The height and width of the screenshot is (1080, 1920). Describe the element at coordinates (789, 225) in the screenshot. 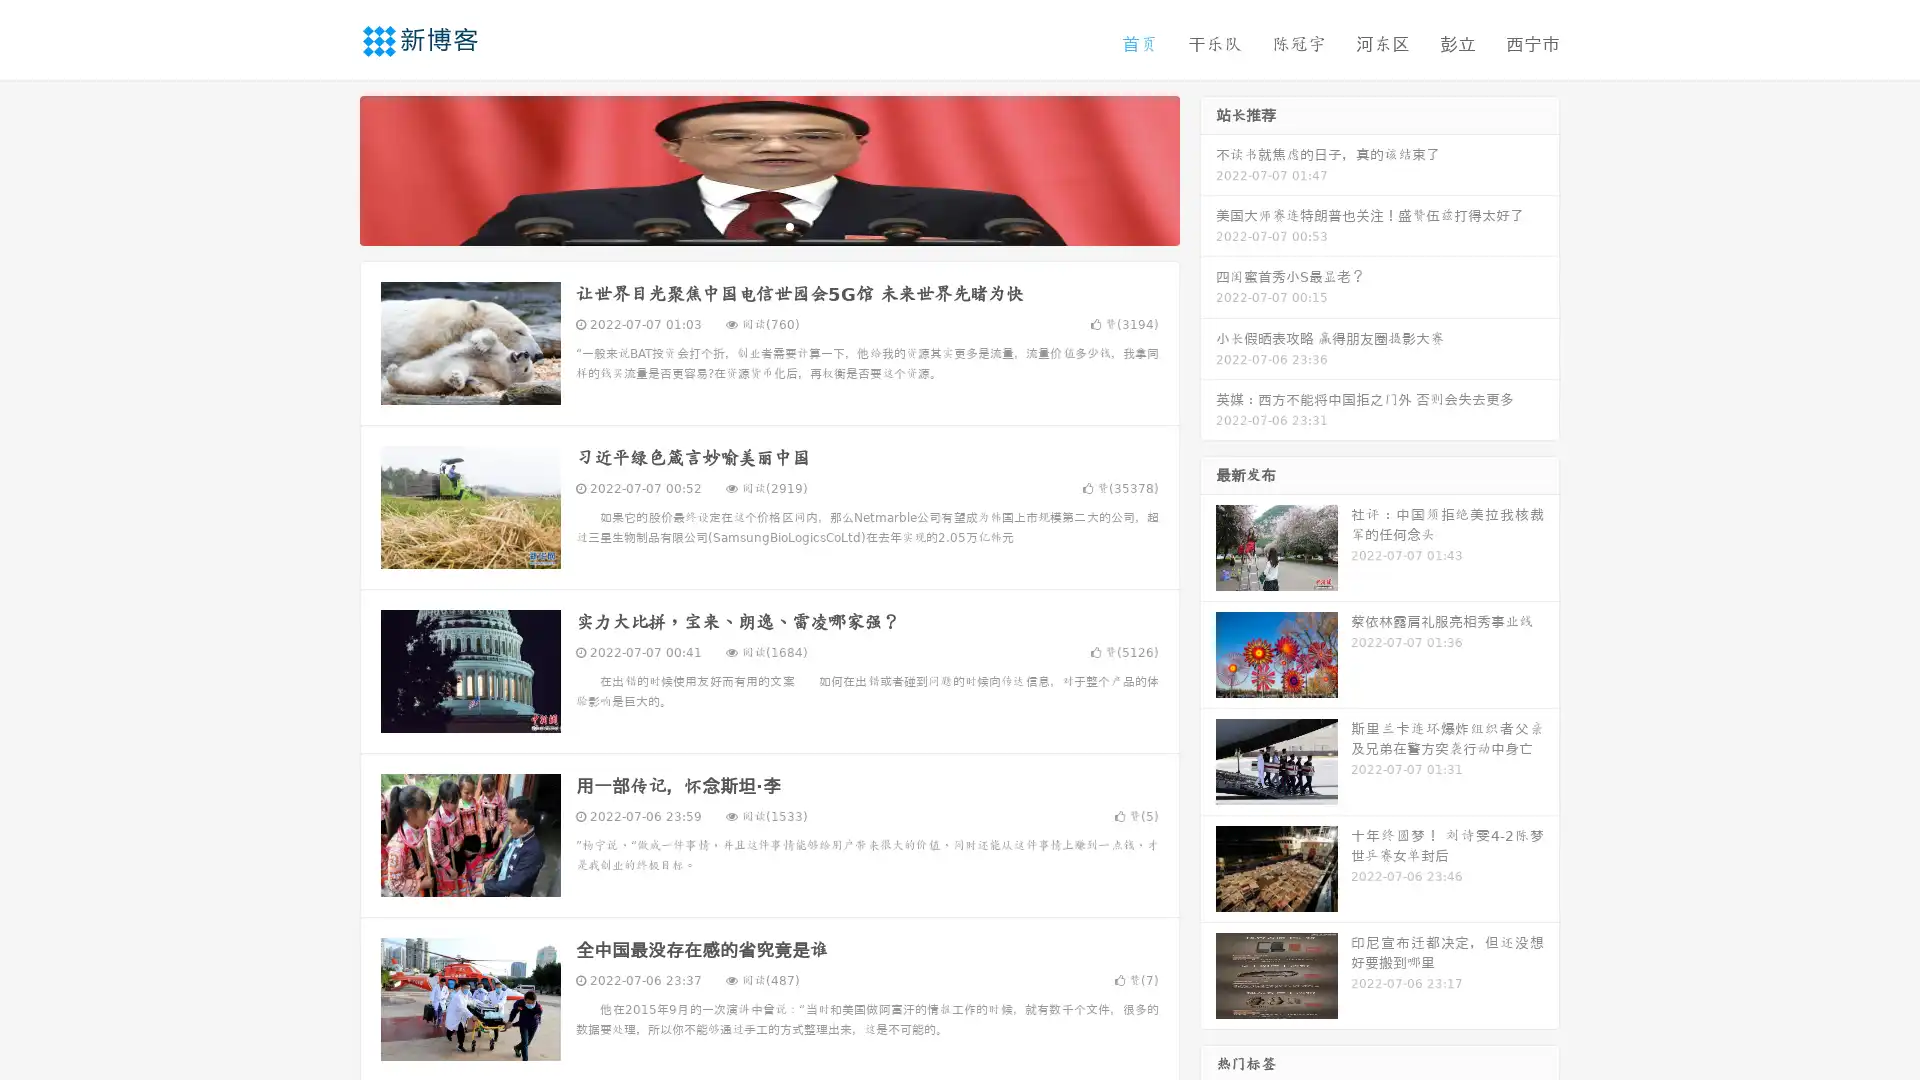

I see `Go to slide 3` at that location.